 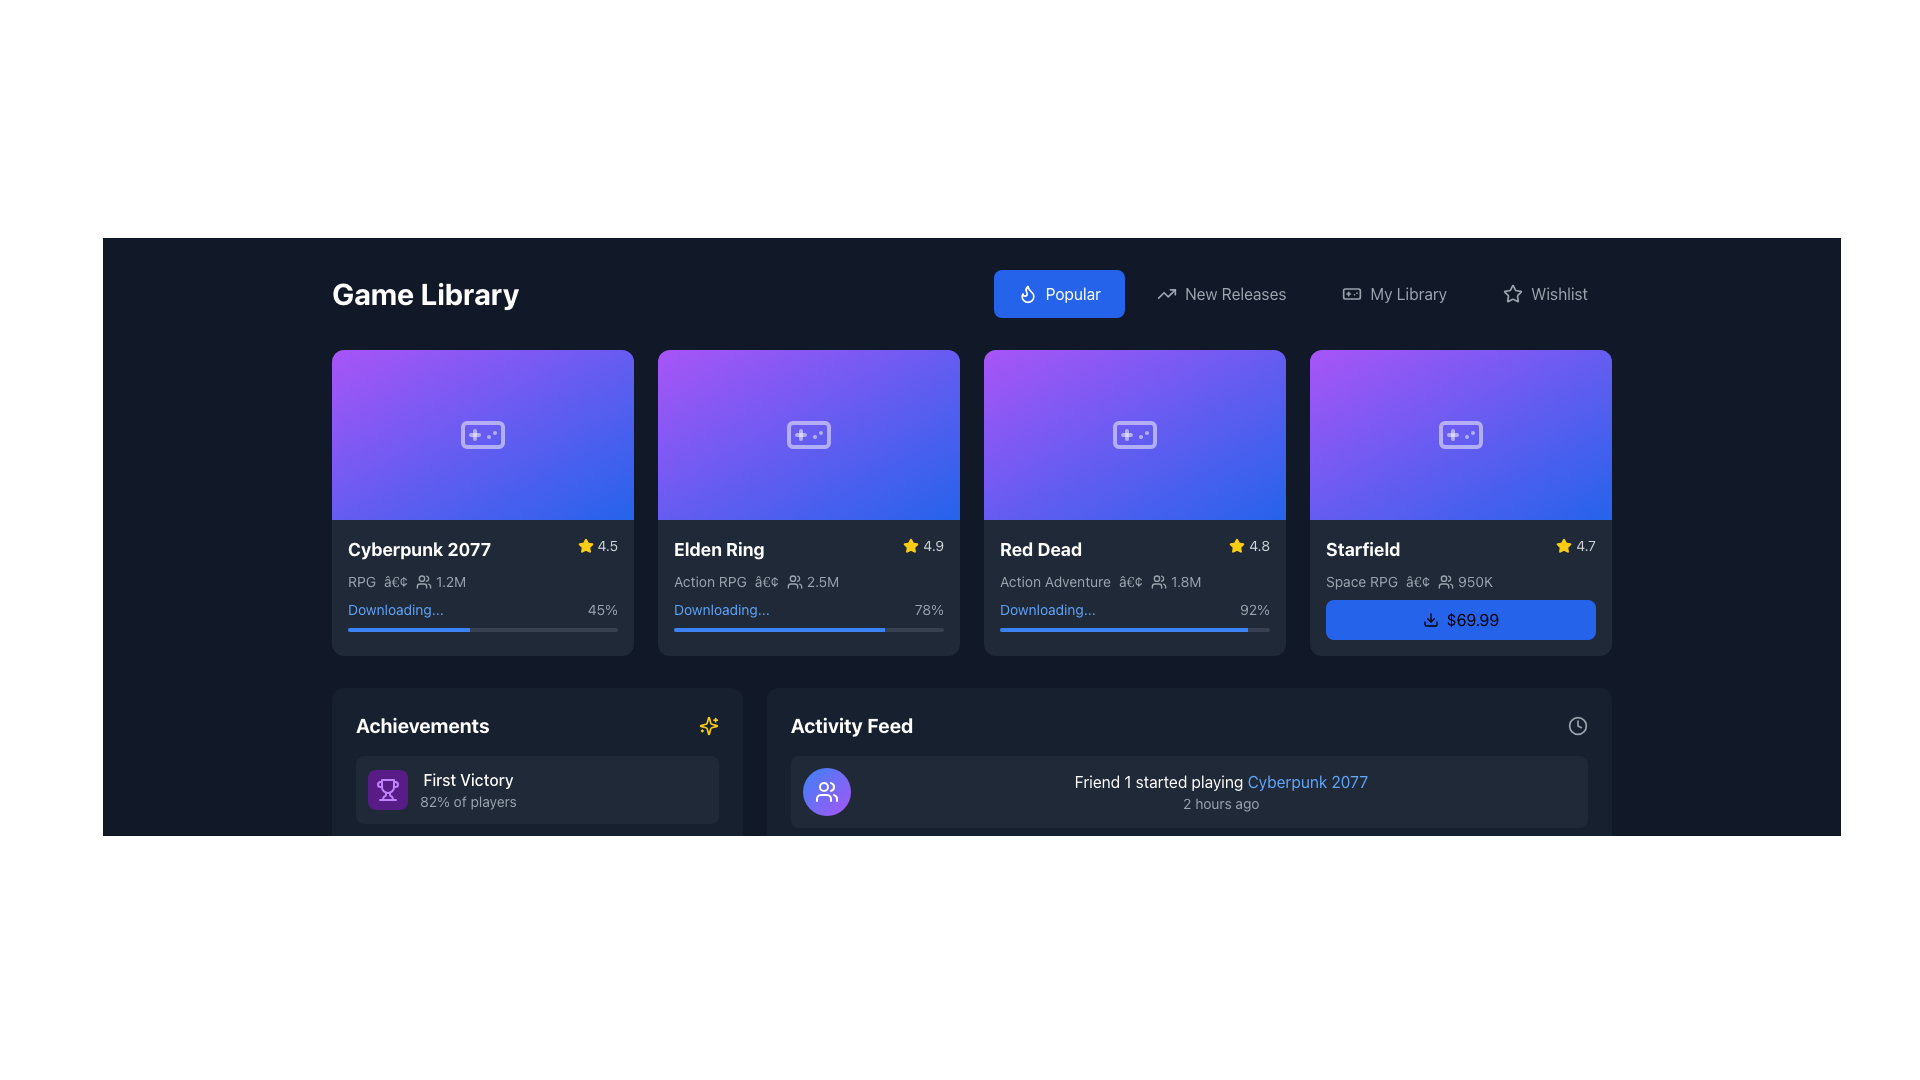 What do you see at coordinates (1460, 433) in the screenshot?
I see `the game controller icon located in the fourth card from the left in the 'Game Library' section` at bounding box center [1460, 433].